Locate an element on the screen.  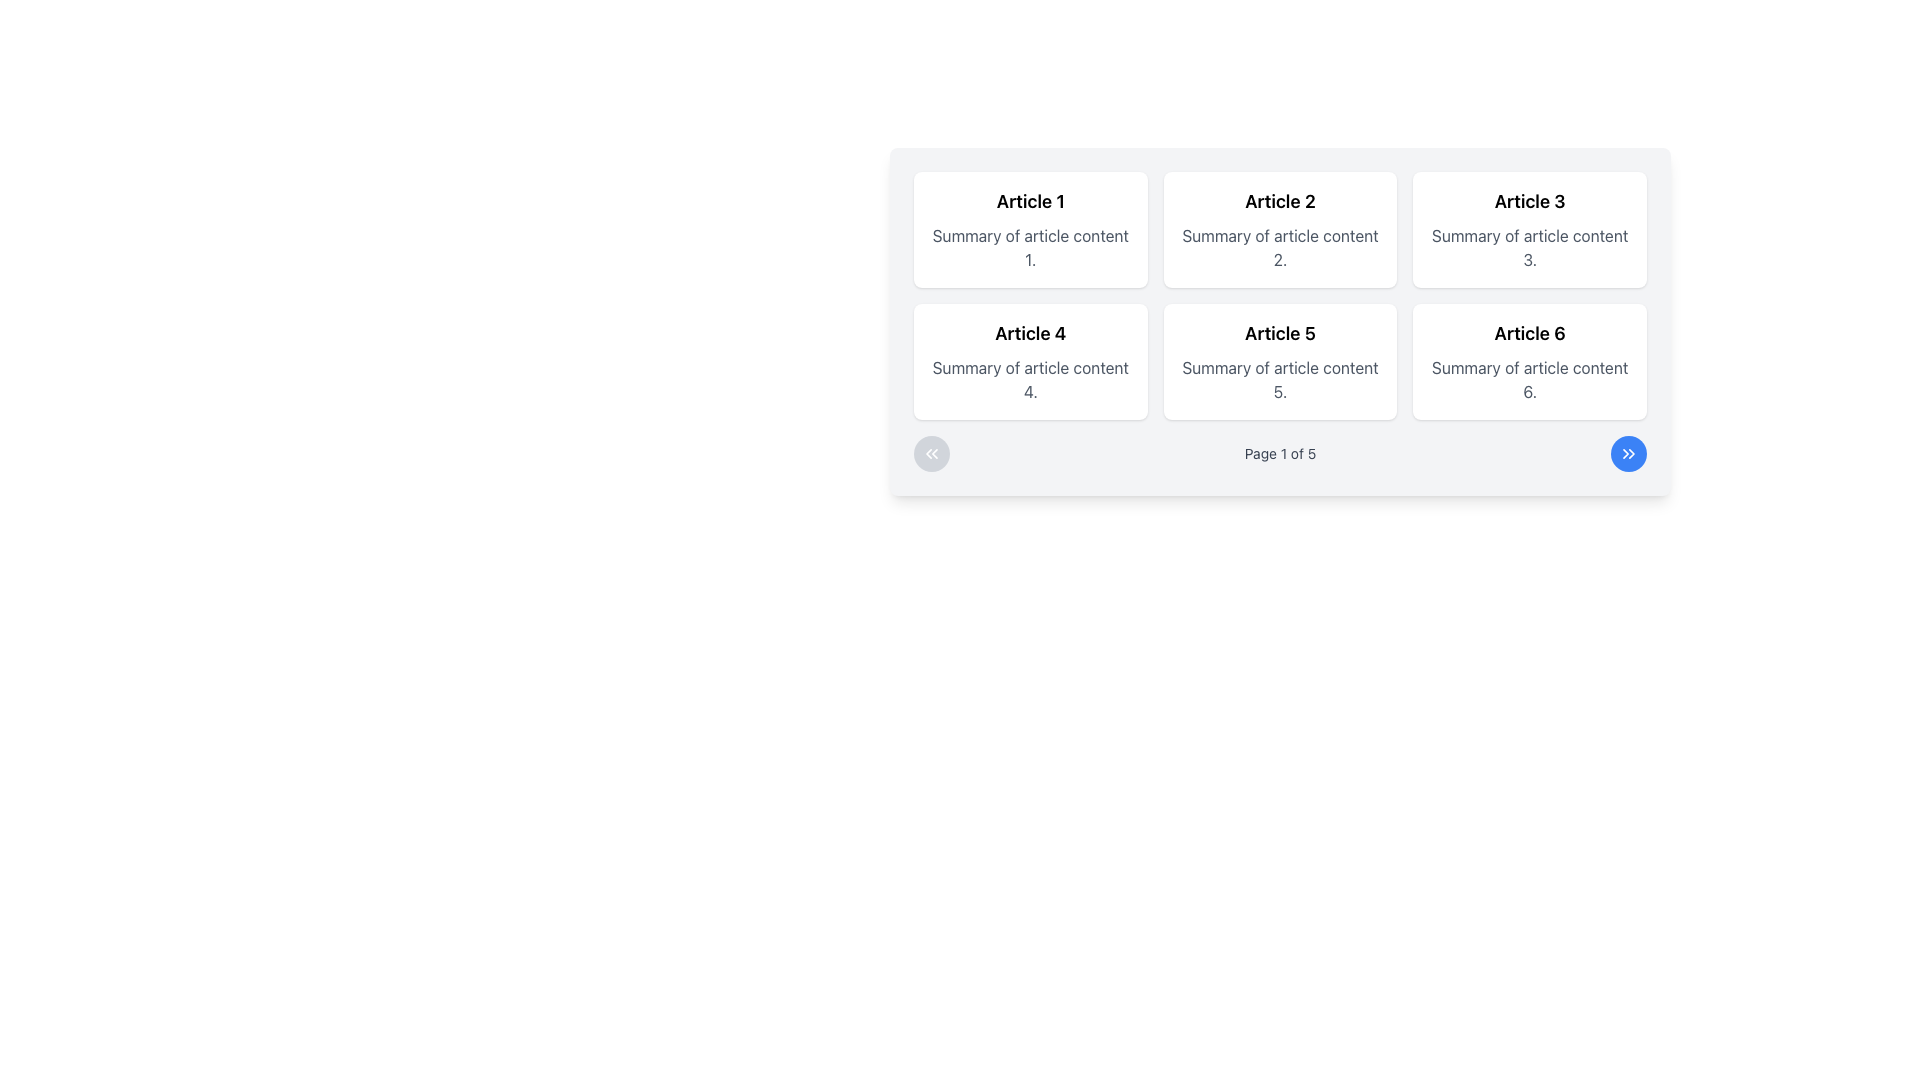
the blue circular button with white double right chevrons (>>) to observe the hover effect is located at coordinates (1628, 454).